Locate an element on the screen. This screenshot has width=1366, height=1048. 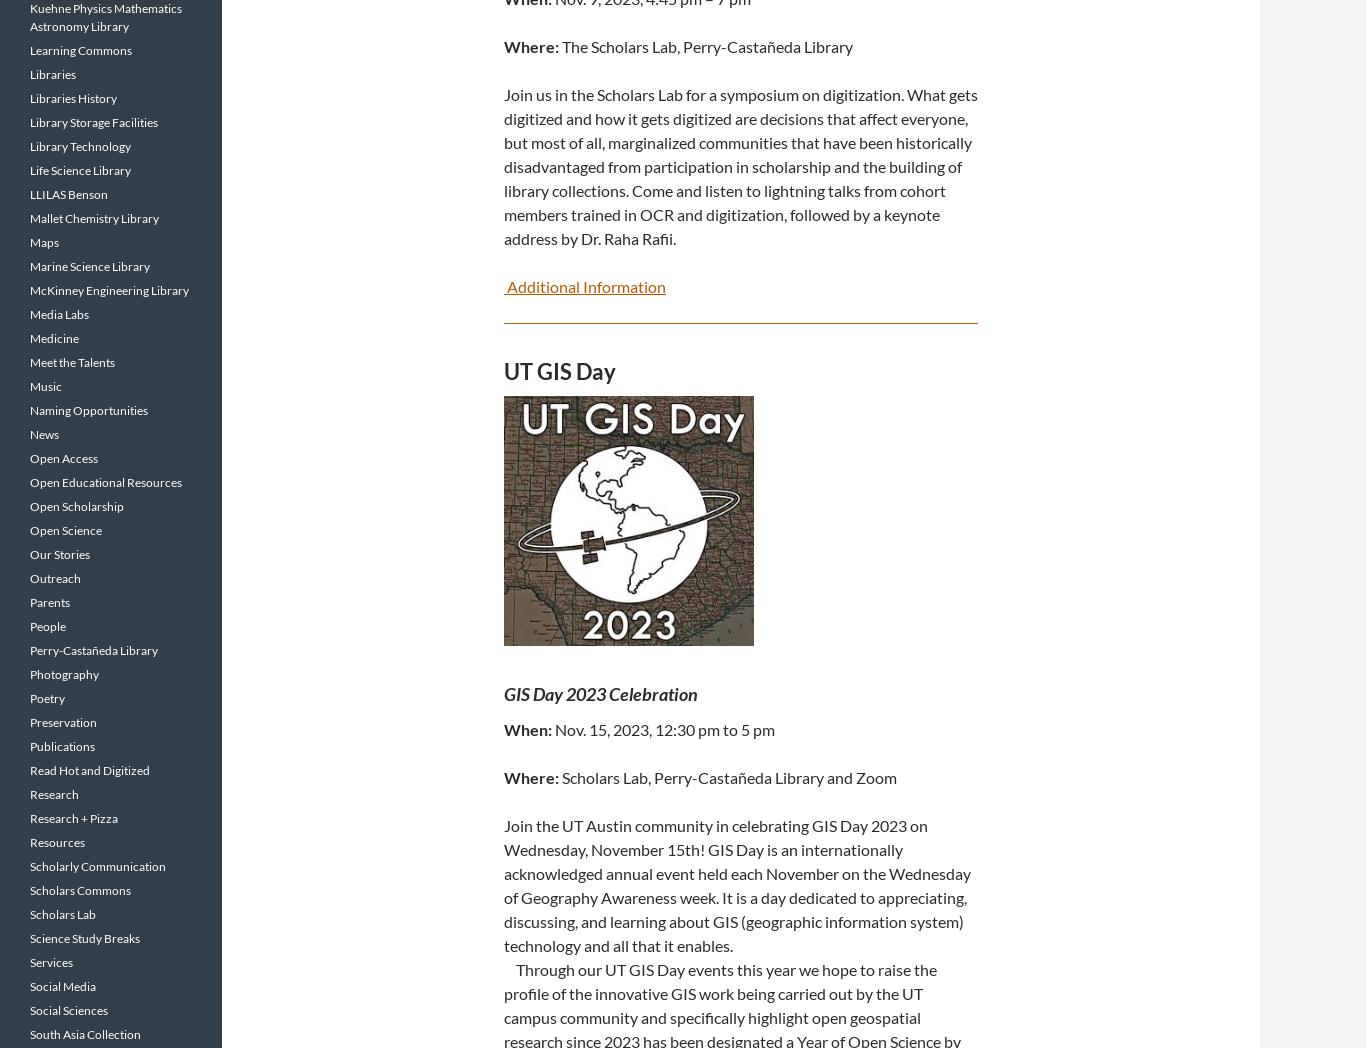
'Research + Pizza' is located at coordinates (30, 817).